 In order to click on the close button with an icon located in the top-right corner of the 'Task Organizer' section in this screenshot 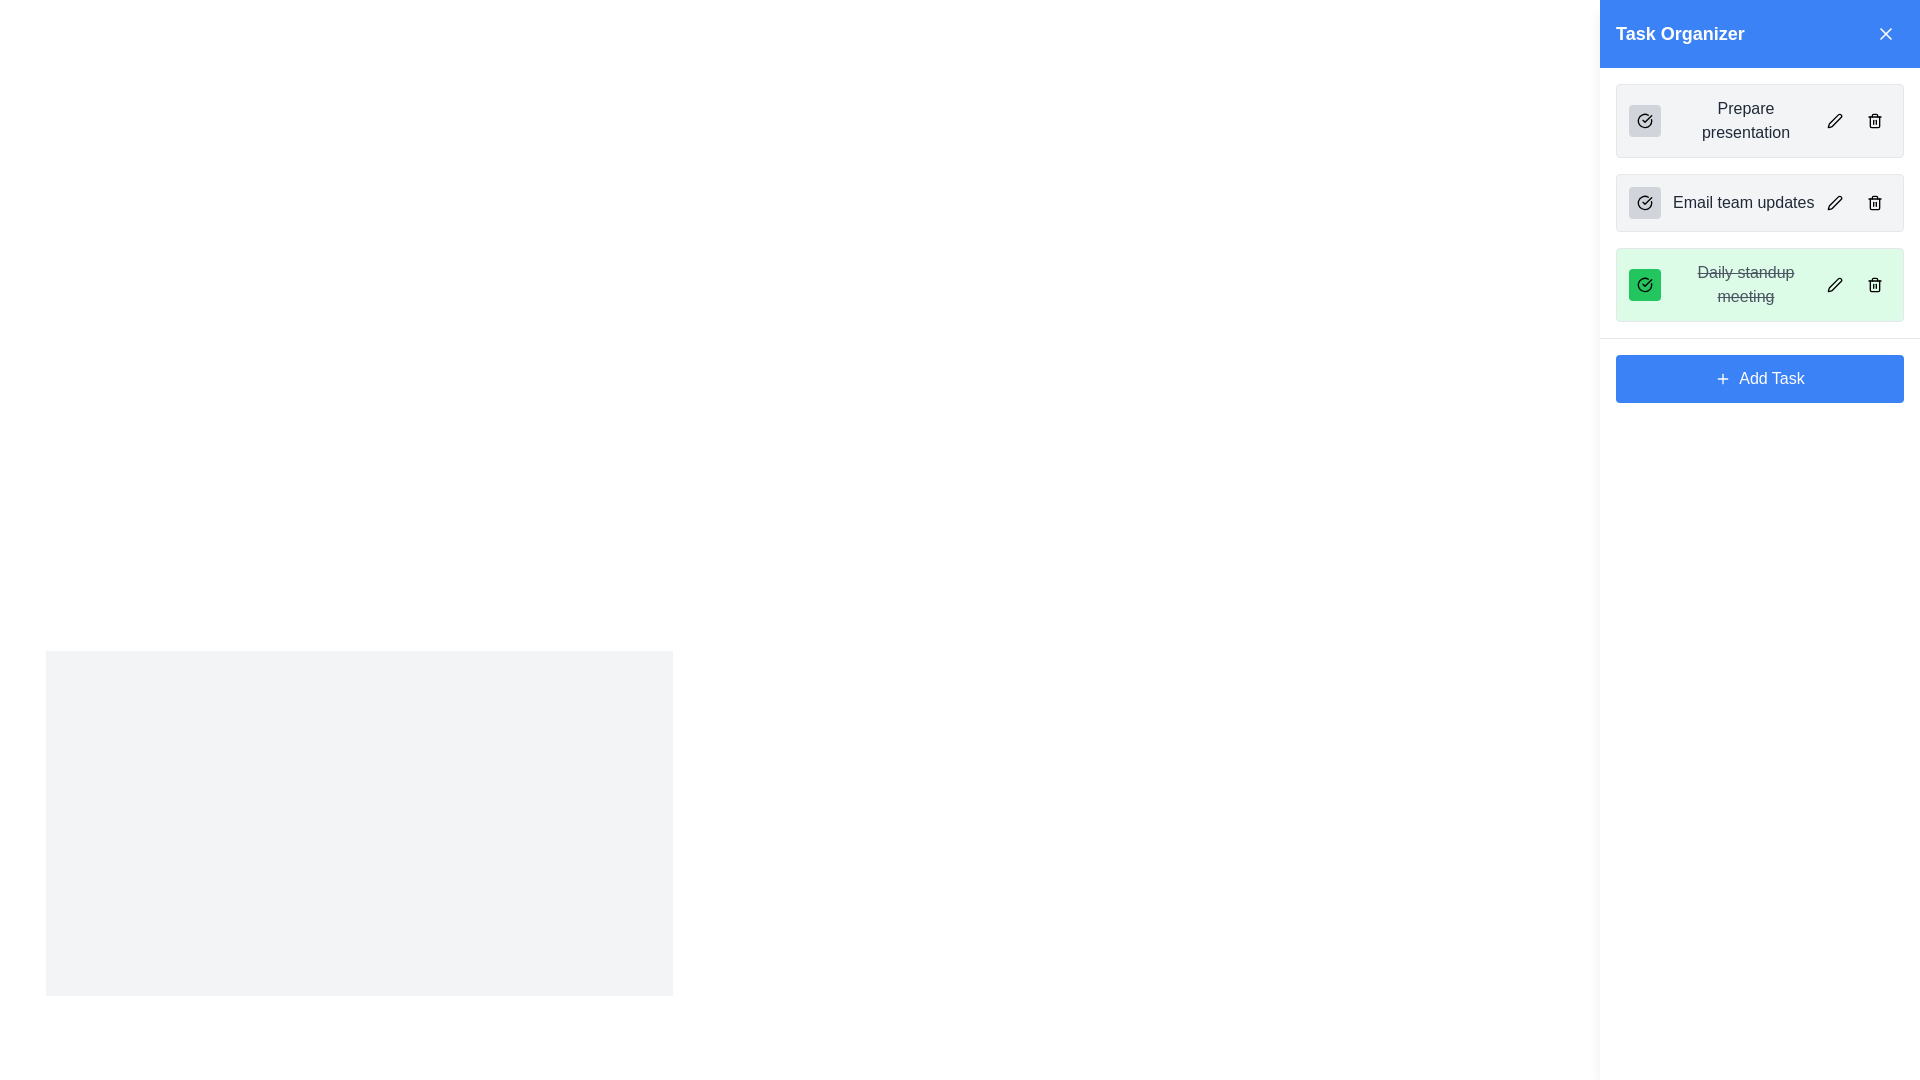, I will do `click(1885, 34)`.